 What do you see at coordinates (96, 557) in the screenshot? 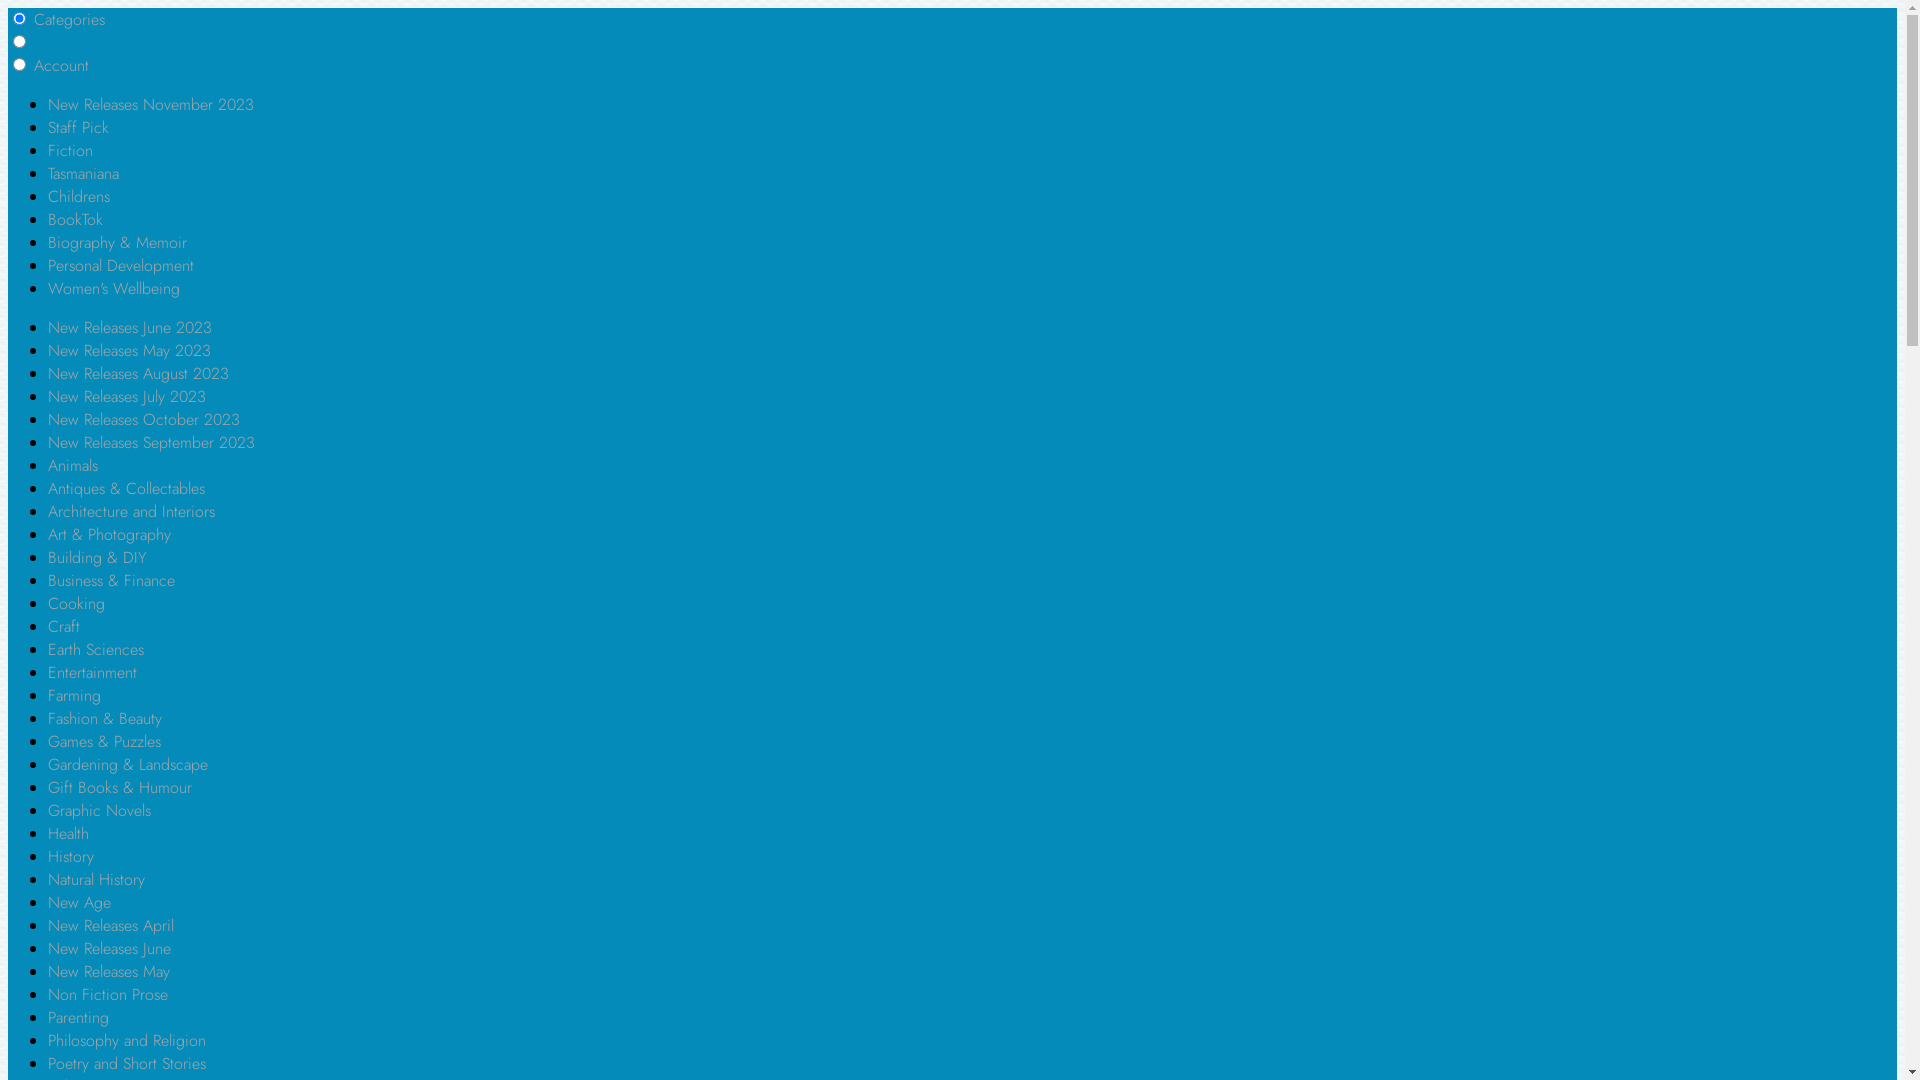
I see `'Building & DIY'` at bounding box center [96, 557].